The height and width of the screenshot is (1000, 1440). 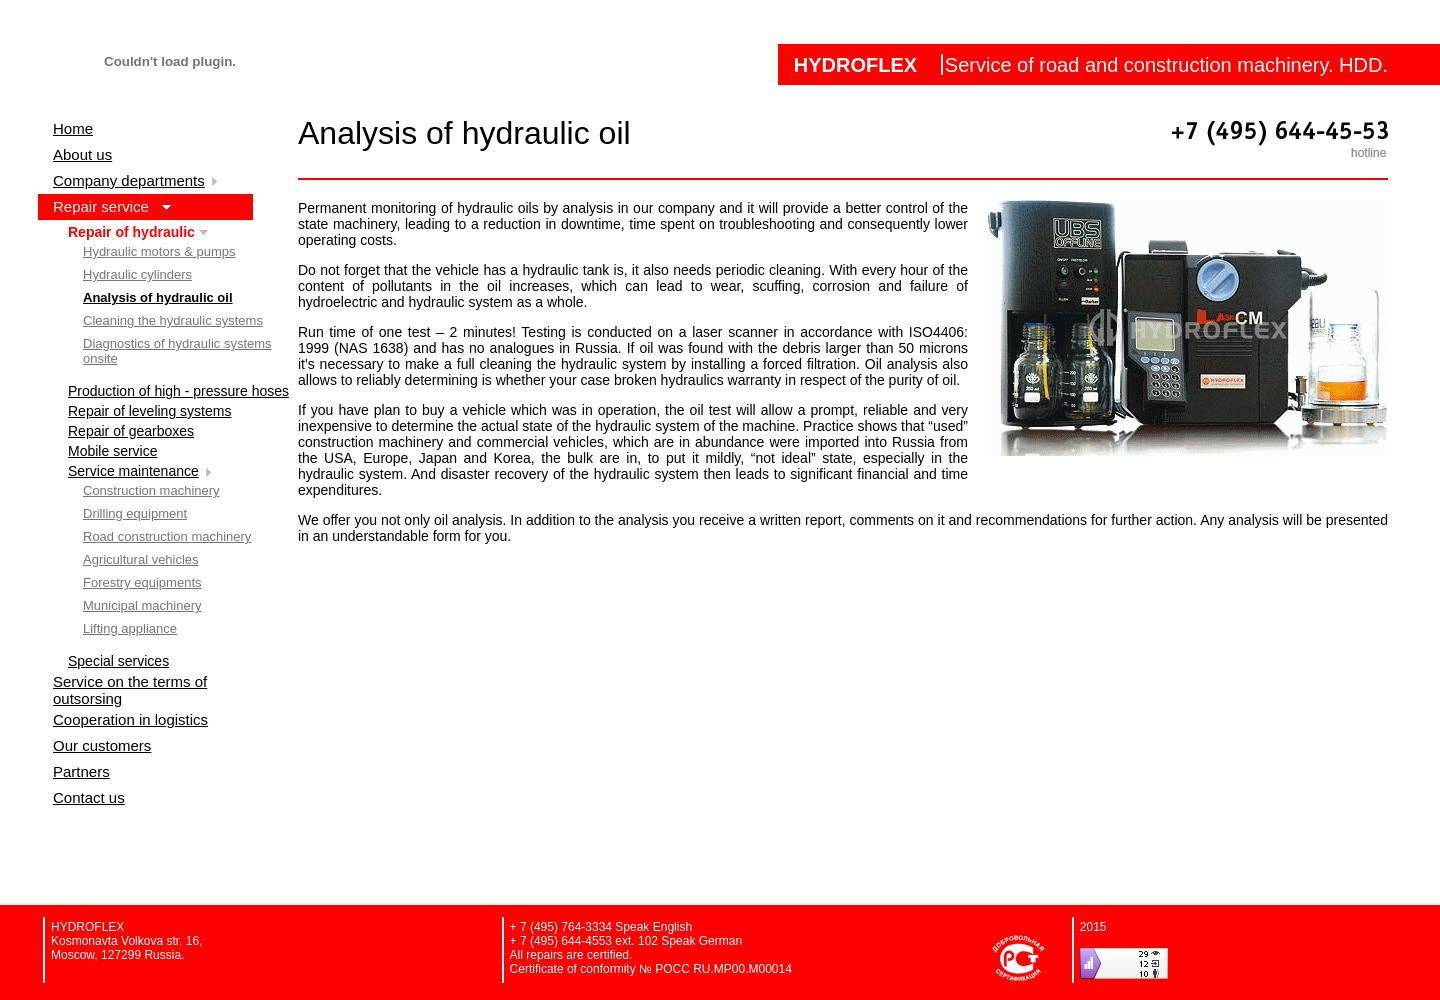 What do you see at coordinates (51, 128) in the screenshot?
I see `'Home'` at bounding box center [51, 128].